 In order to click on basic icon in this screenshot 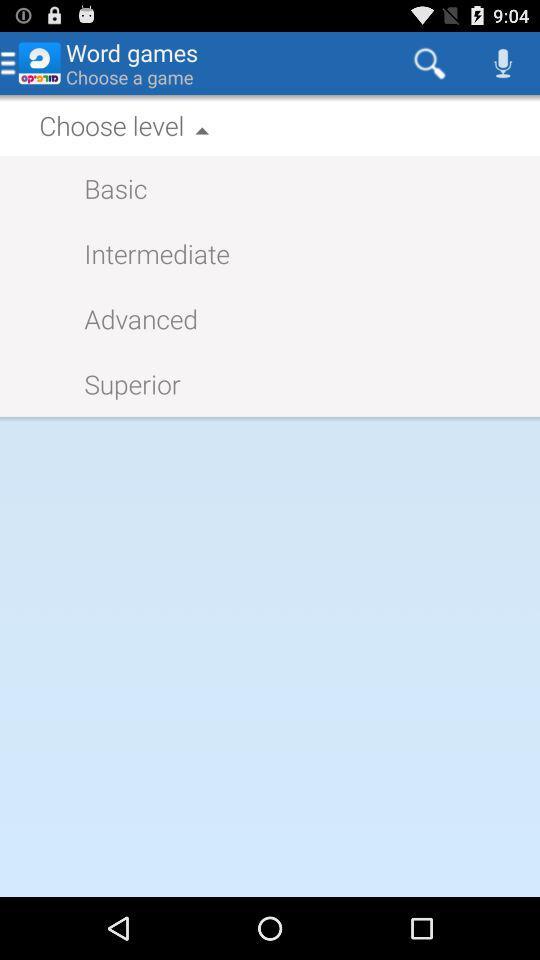, I will do `click(105, 188)`.